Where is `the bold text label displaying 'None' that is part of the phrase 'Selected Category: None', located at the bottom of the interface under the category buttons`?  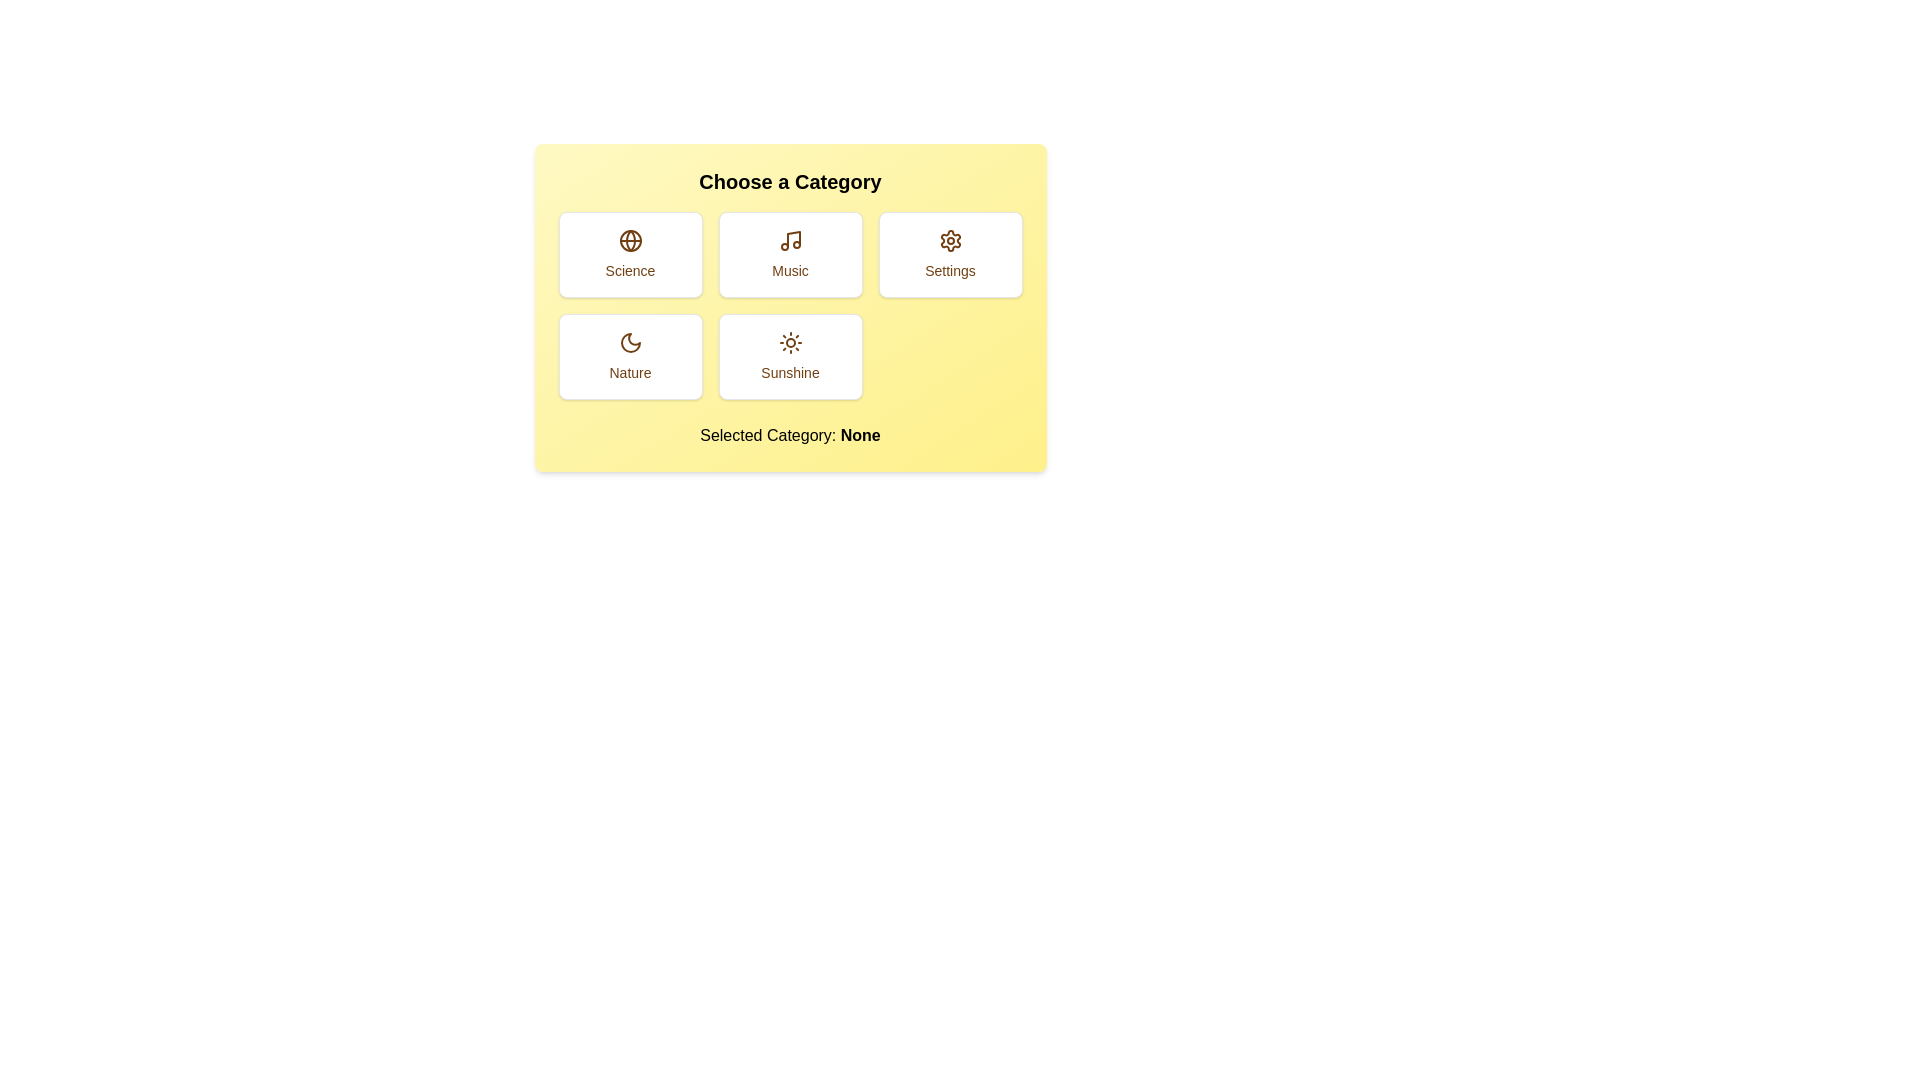
the bold text label displaying 'None' that is part of the phrase 'Selected Category: None', located at the bottom of the interface under the category buttons is located at coordinates (860, 434).